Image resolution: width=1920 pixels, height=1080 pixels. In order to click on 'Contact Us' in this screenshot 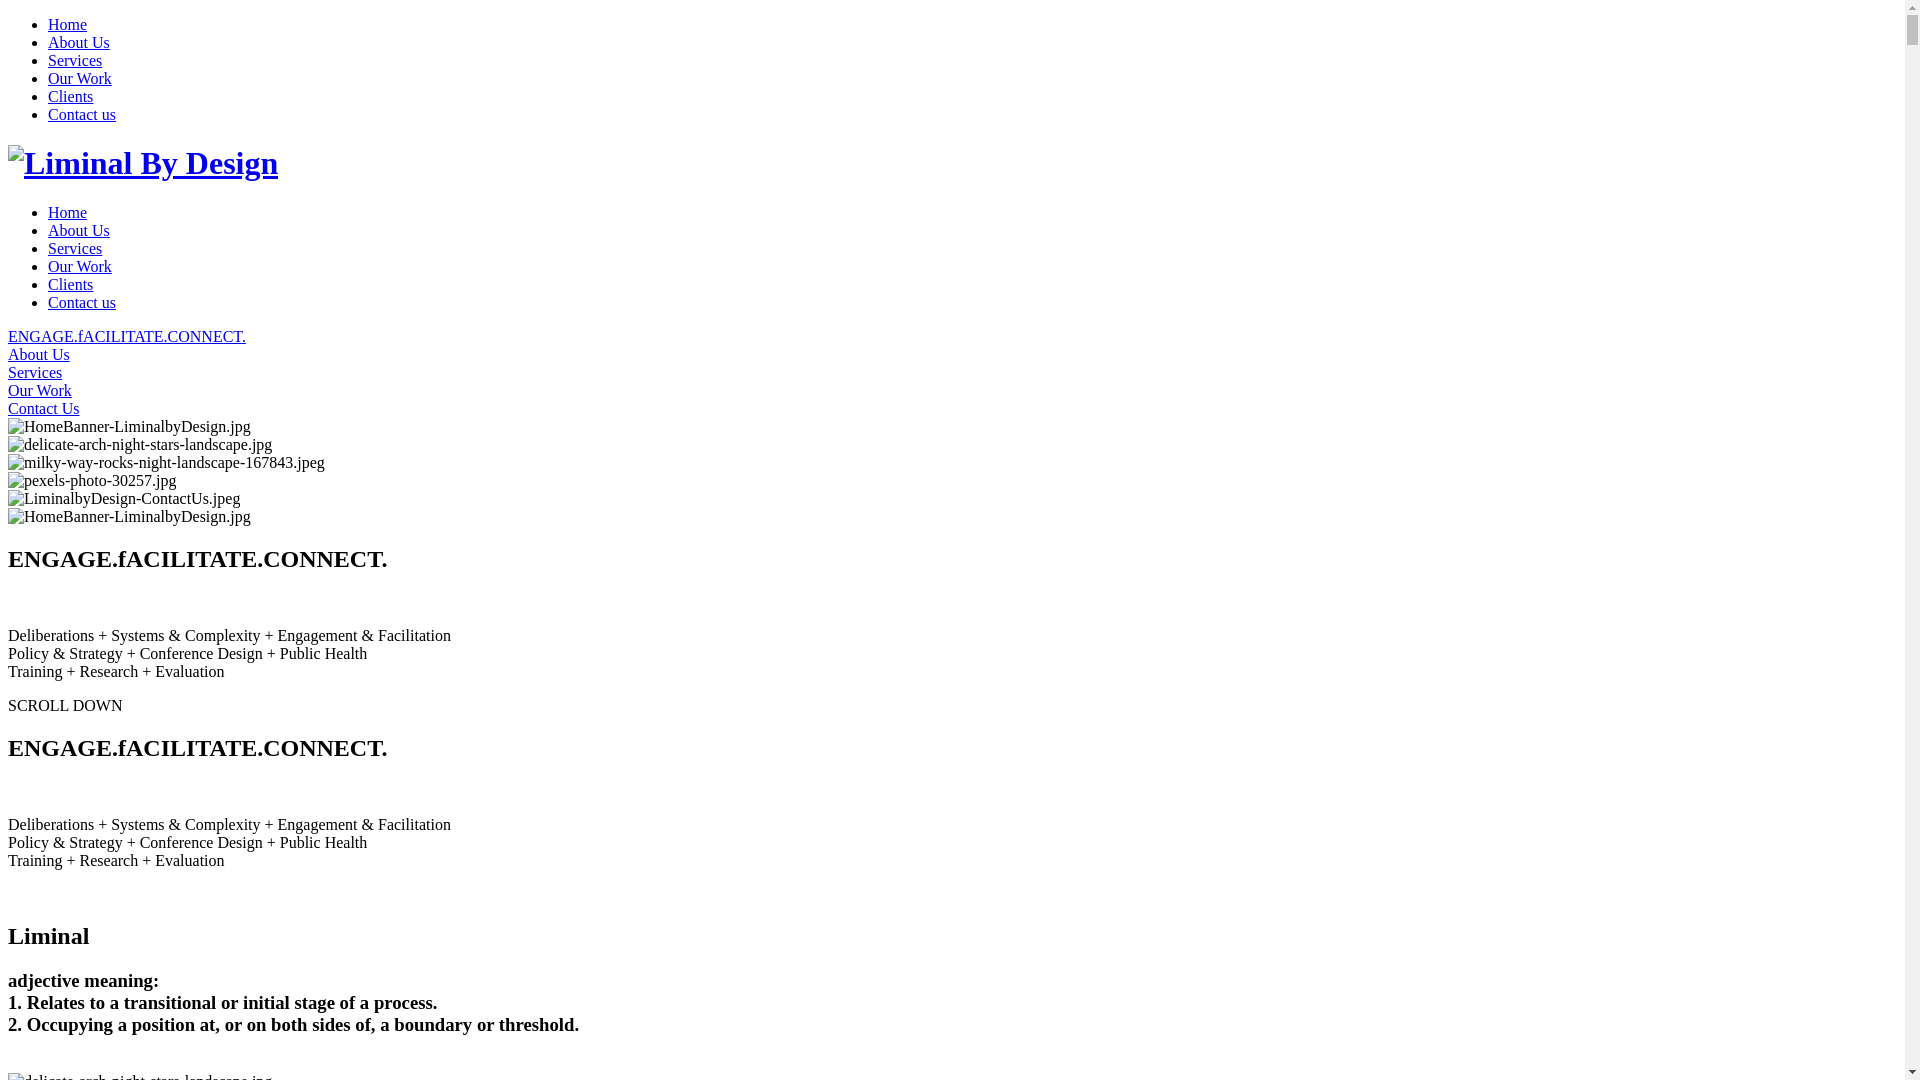, I will do `click(951, 407)`.